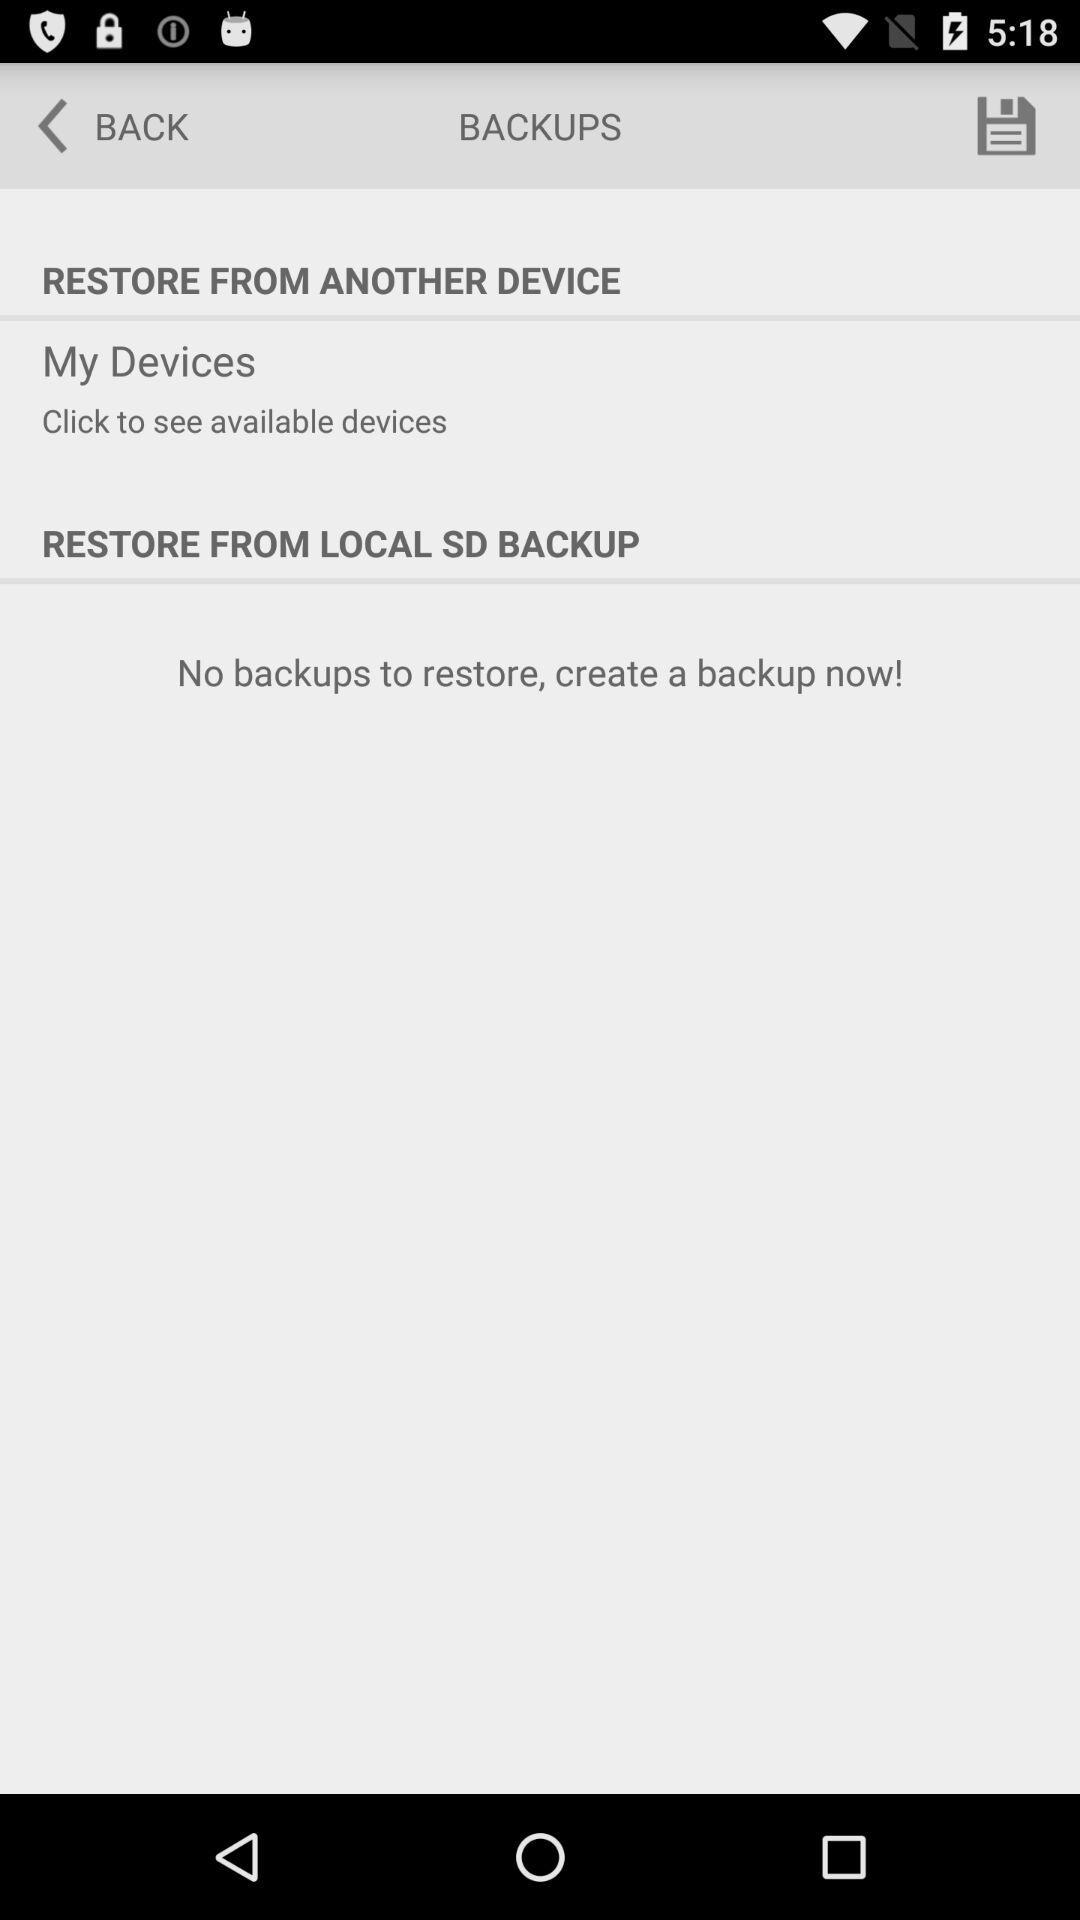  I want to click on backup, so click(1006, 124).